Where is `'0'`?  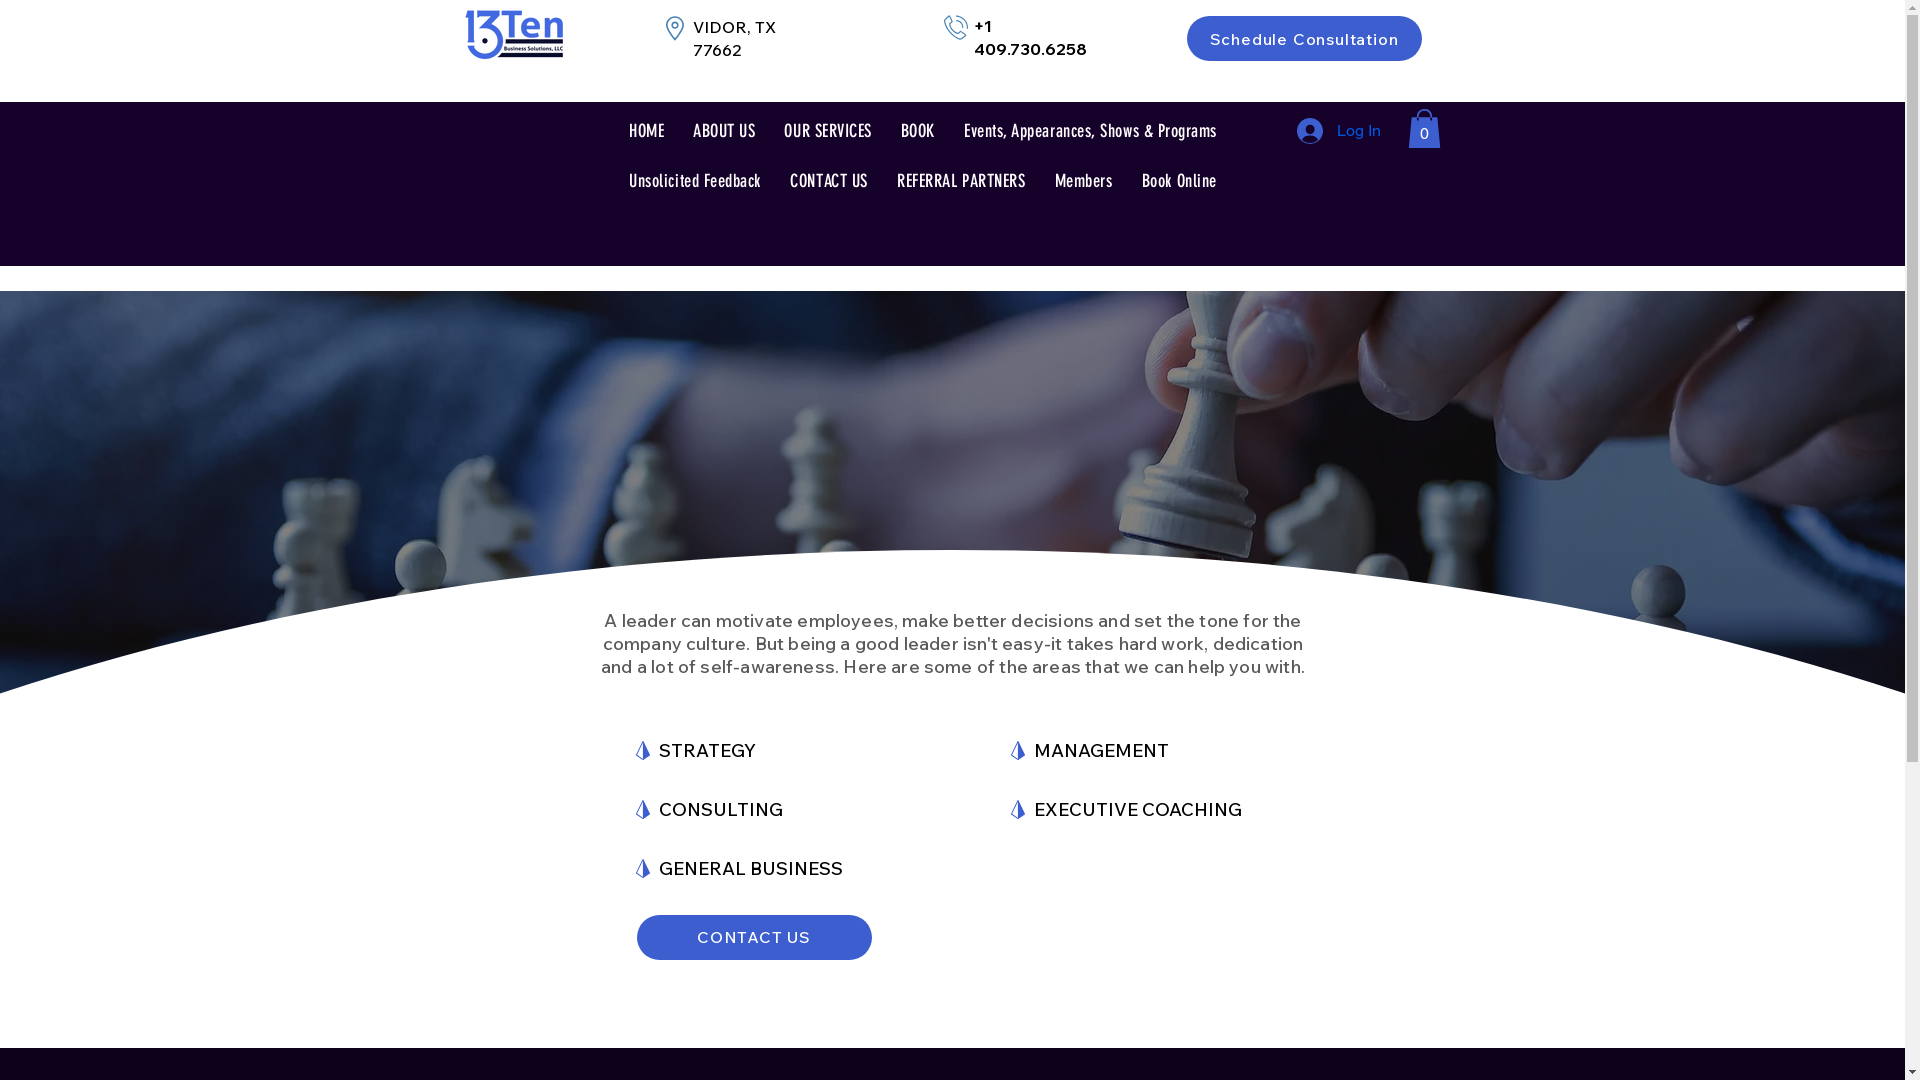 '0' is located at coordinates (1406, 128).